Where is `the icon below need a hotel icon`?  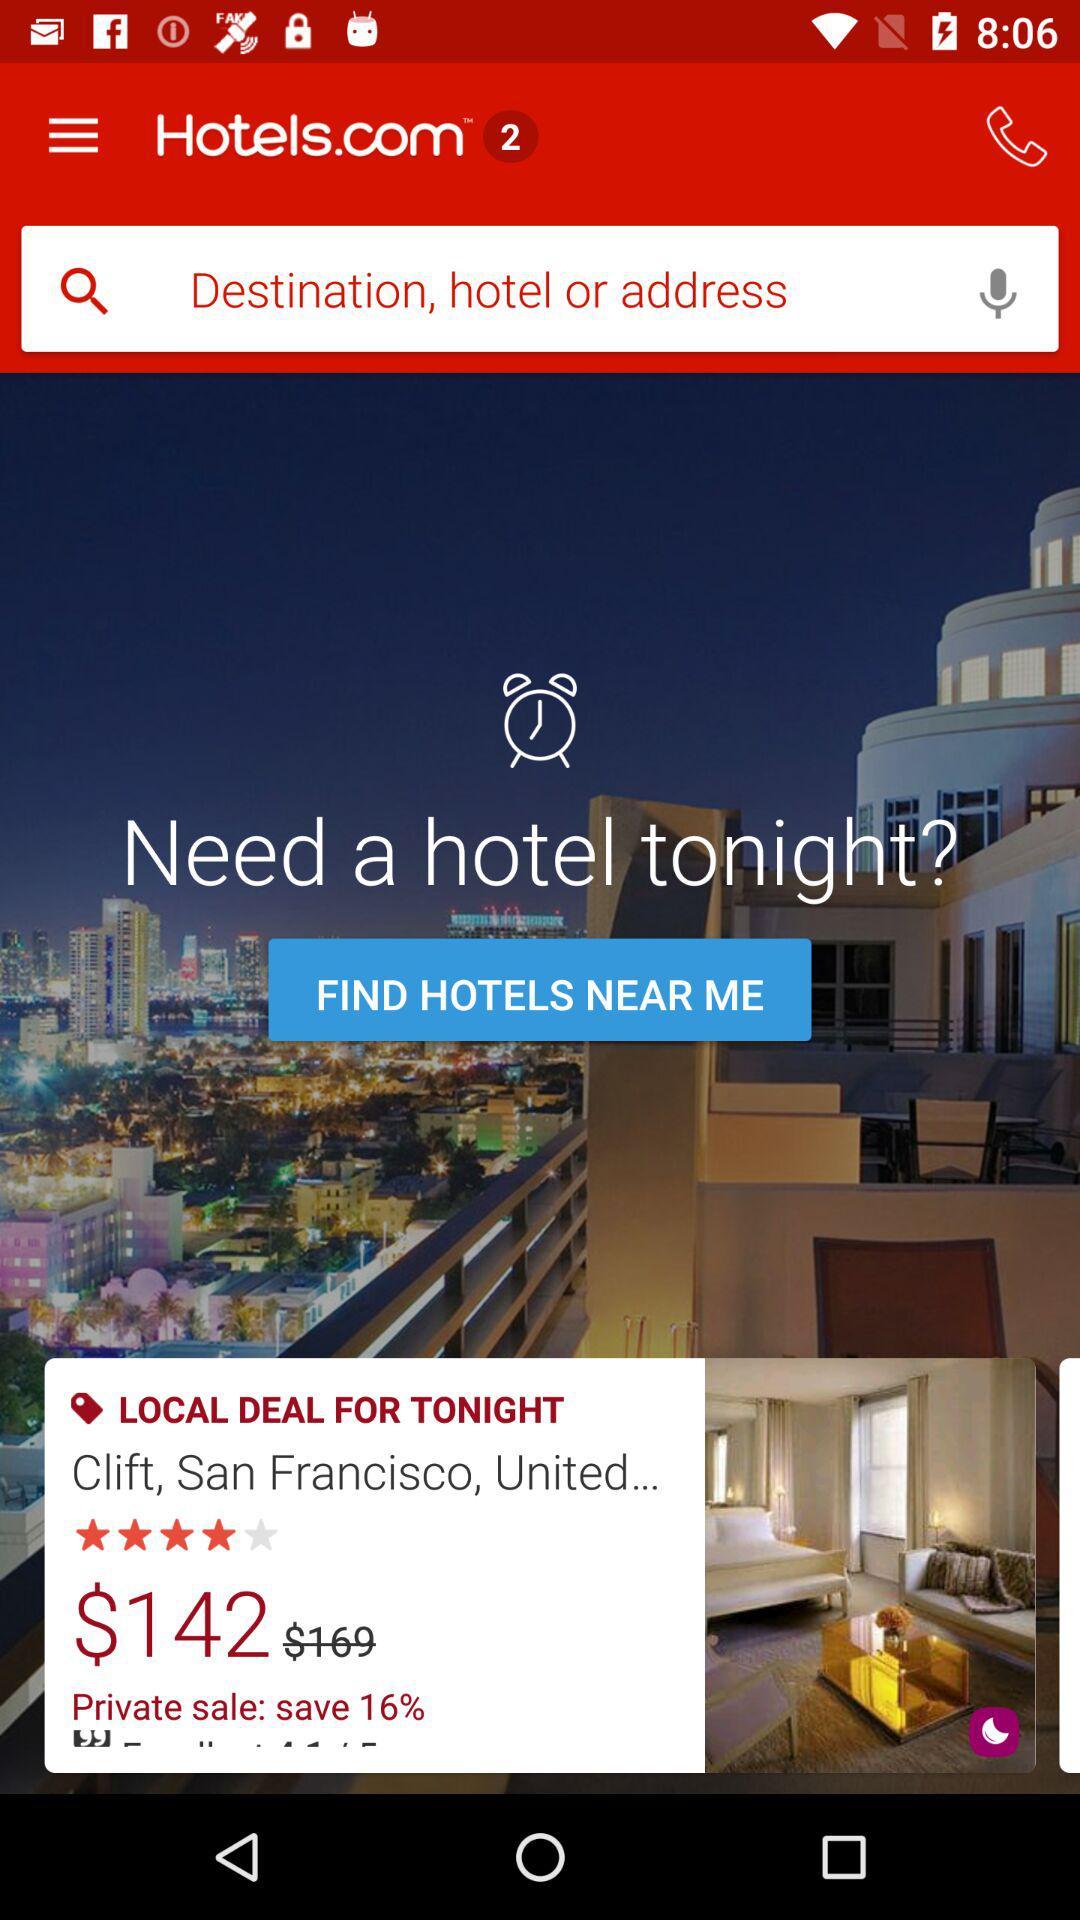 the icon below need a hotel icon is located at coordinates (540, 993).